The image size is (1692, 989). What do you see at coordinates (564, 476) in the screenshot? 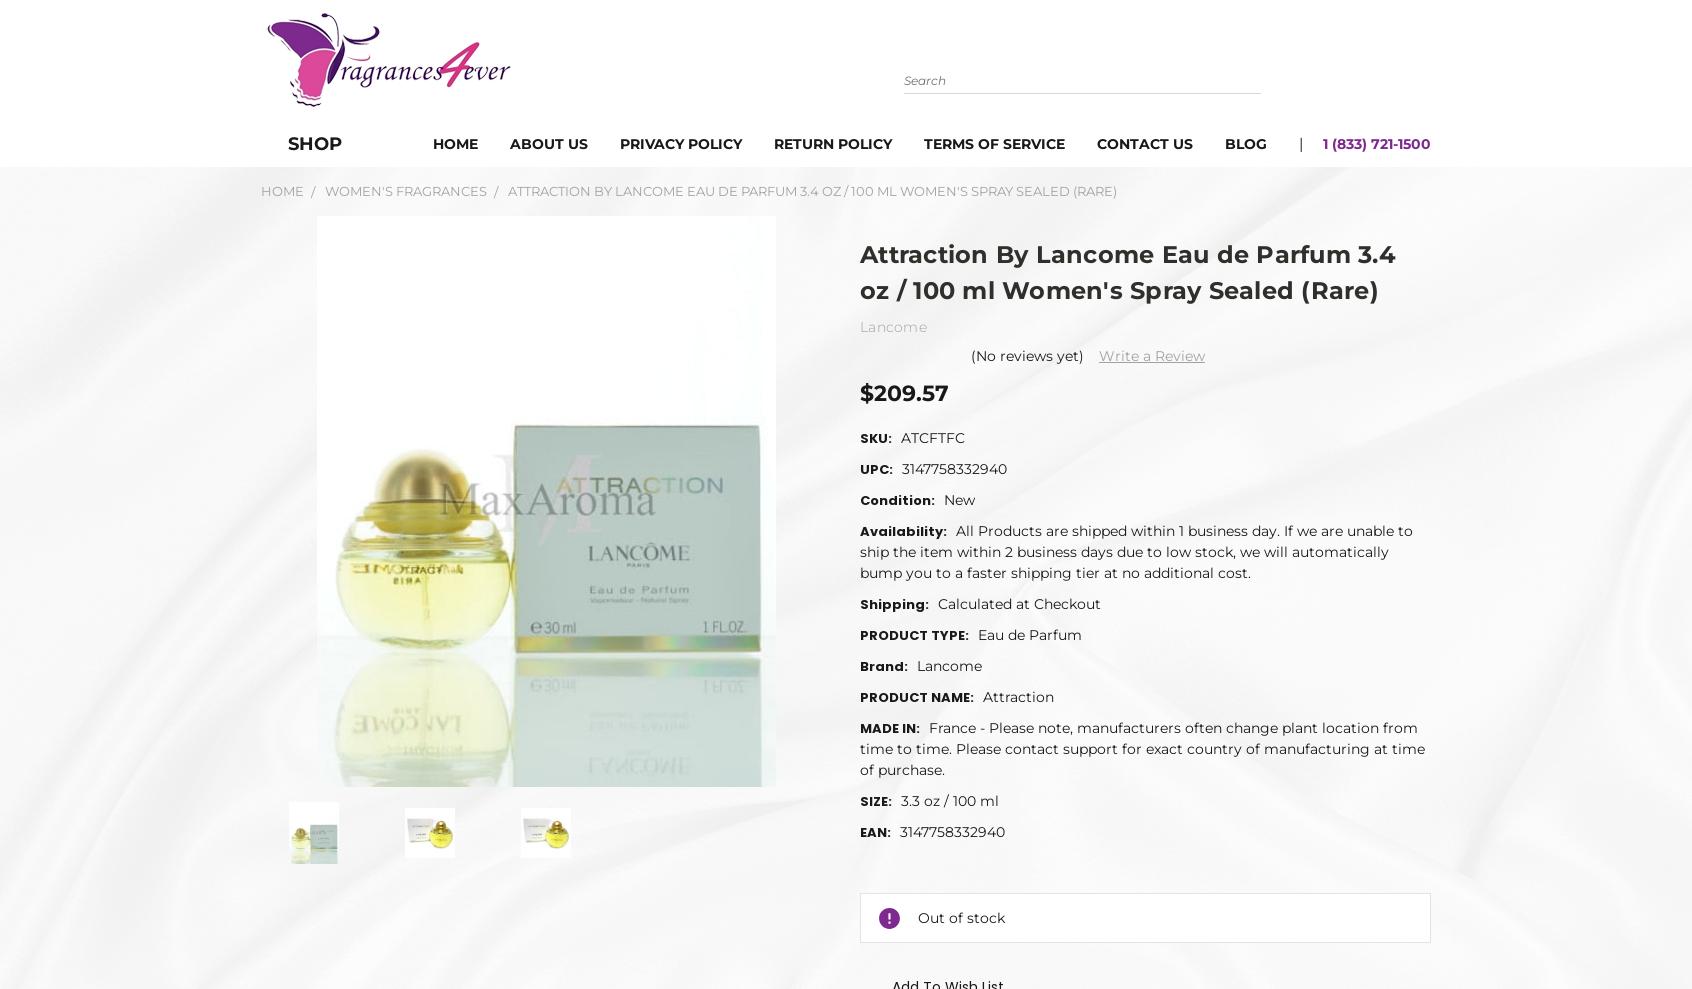
I see `'Write a Review'` at bounding box center [564, 476].